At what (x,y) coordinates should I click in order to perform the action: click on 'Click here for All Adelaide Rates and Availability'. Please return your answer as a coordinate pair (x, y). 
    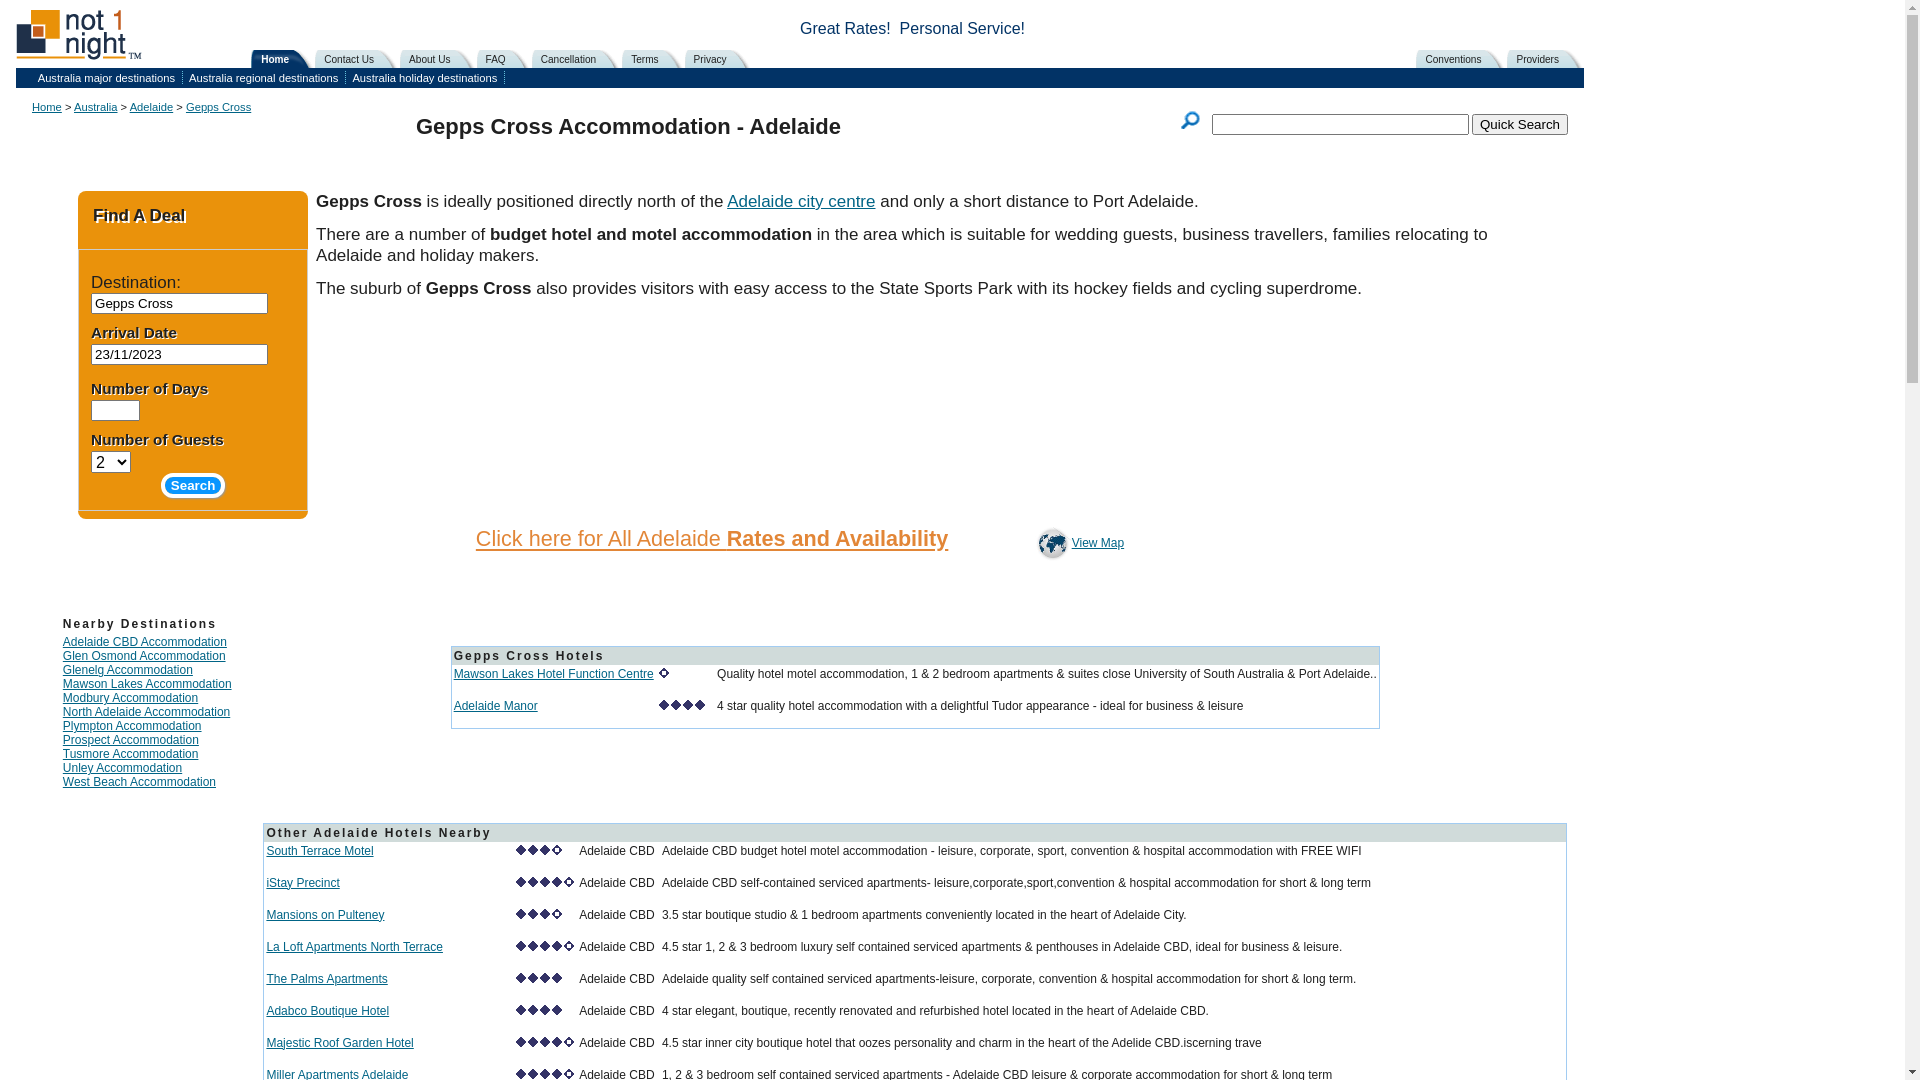
    Looking at the image, I should click on (711, 538).